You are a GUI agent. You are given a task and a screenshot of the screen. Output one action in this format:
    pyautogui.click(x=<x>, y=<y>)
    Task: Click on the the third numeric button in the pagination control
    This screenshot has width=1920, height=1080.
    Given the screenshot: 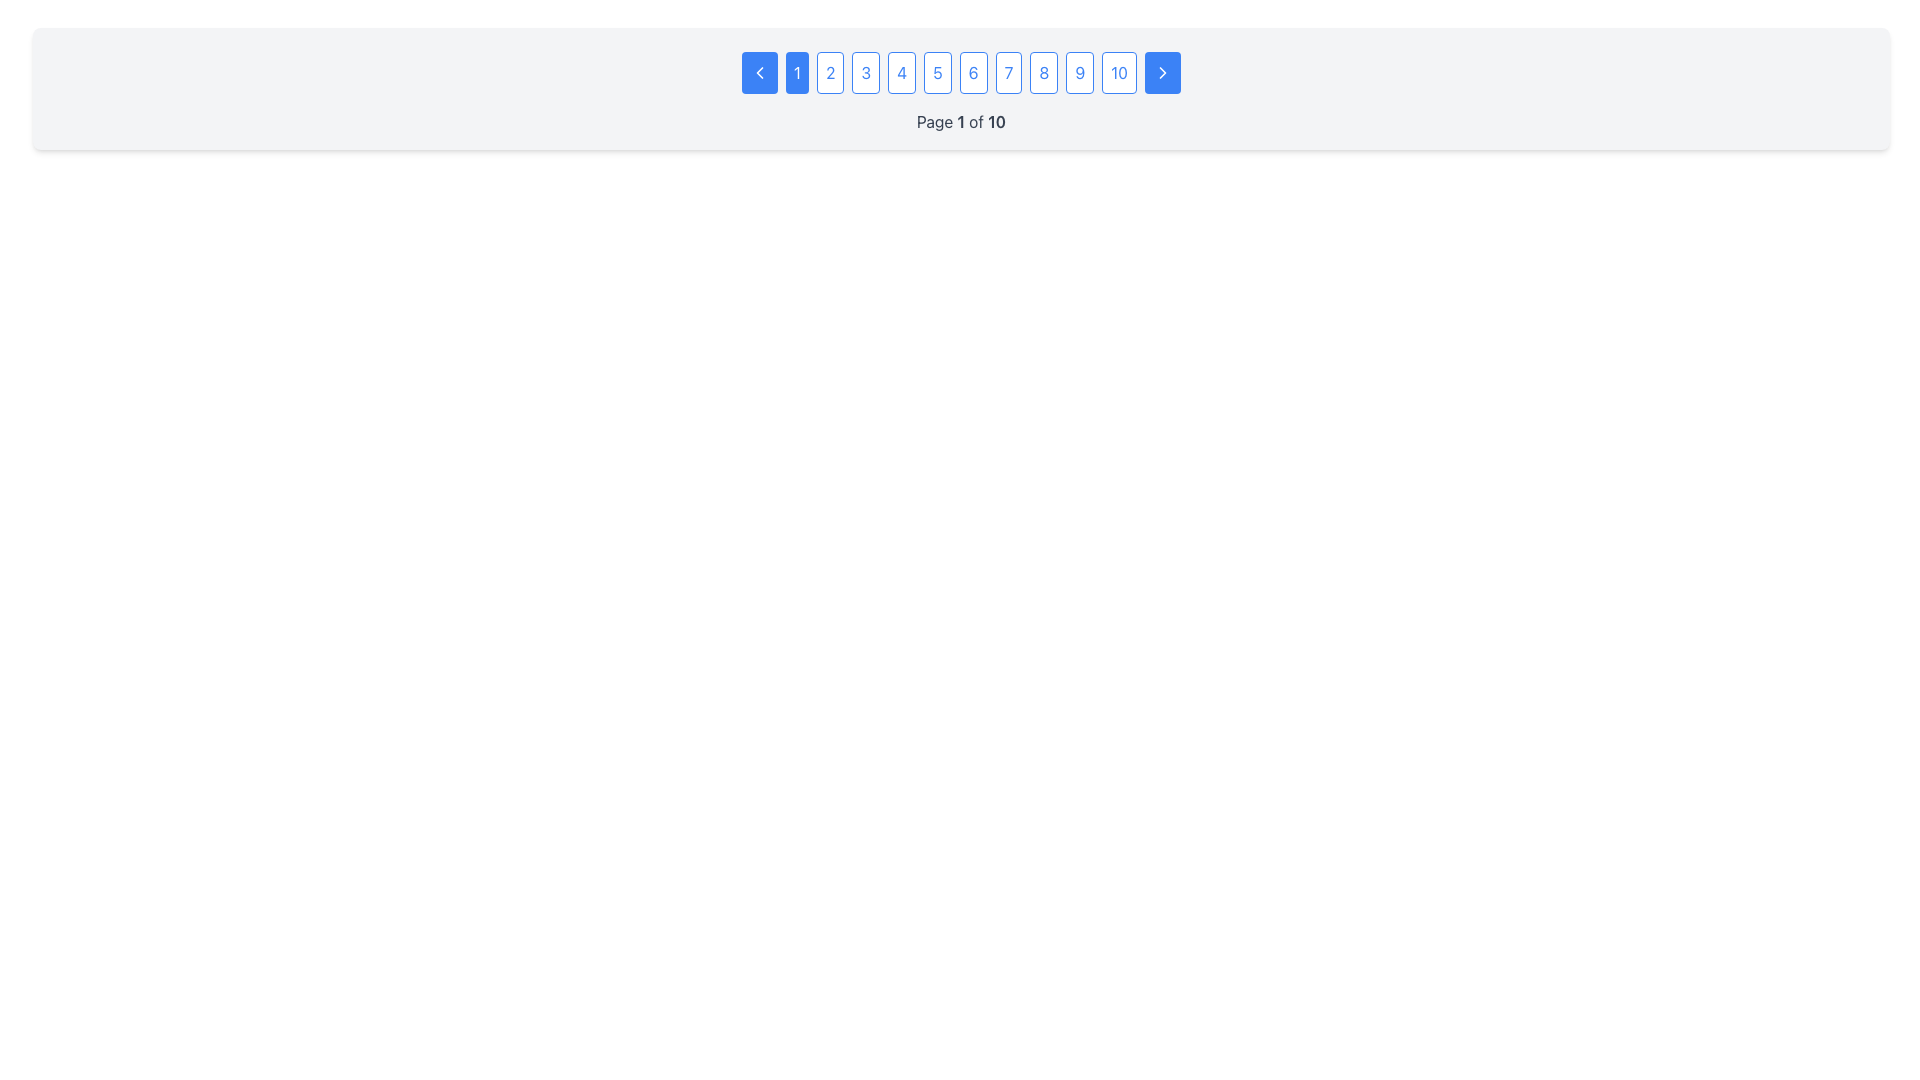 What is the action you would take?
    pyautogui.click(x=866, y=72)
    